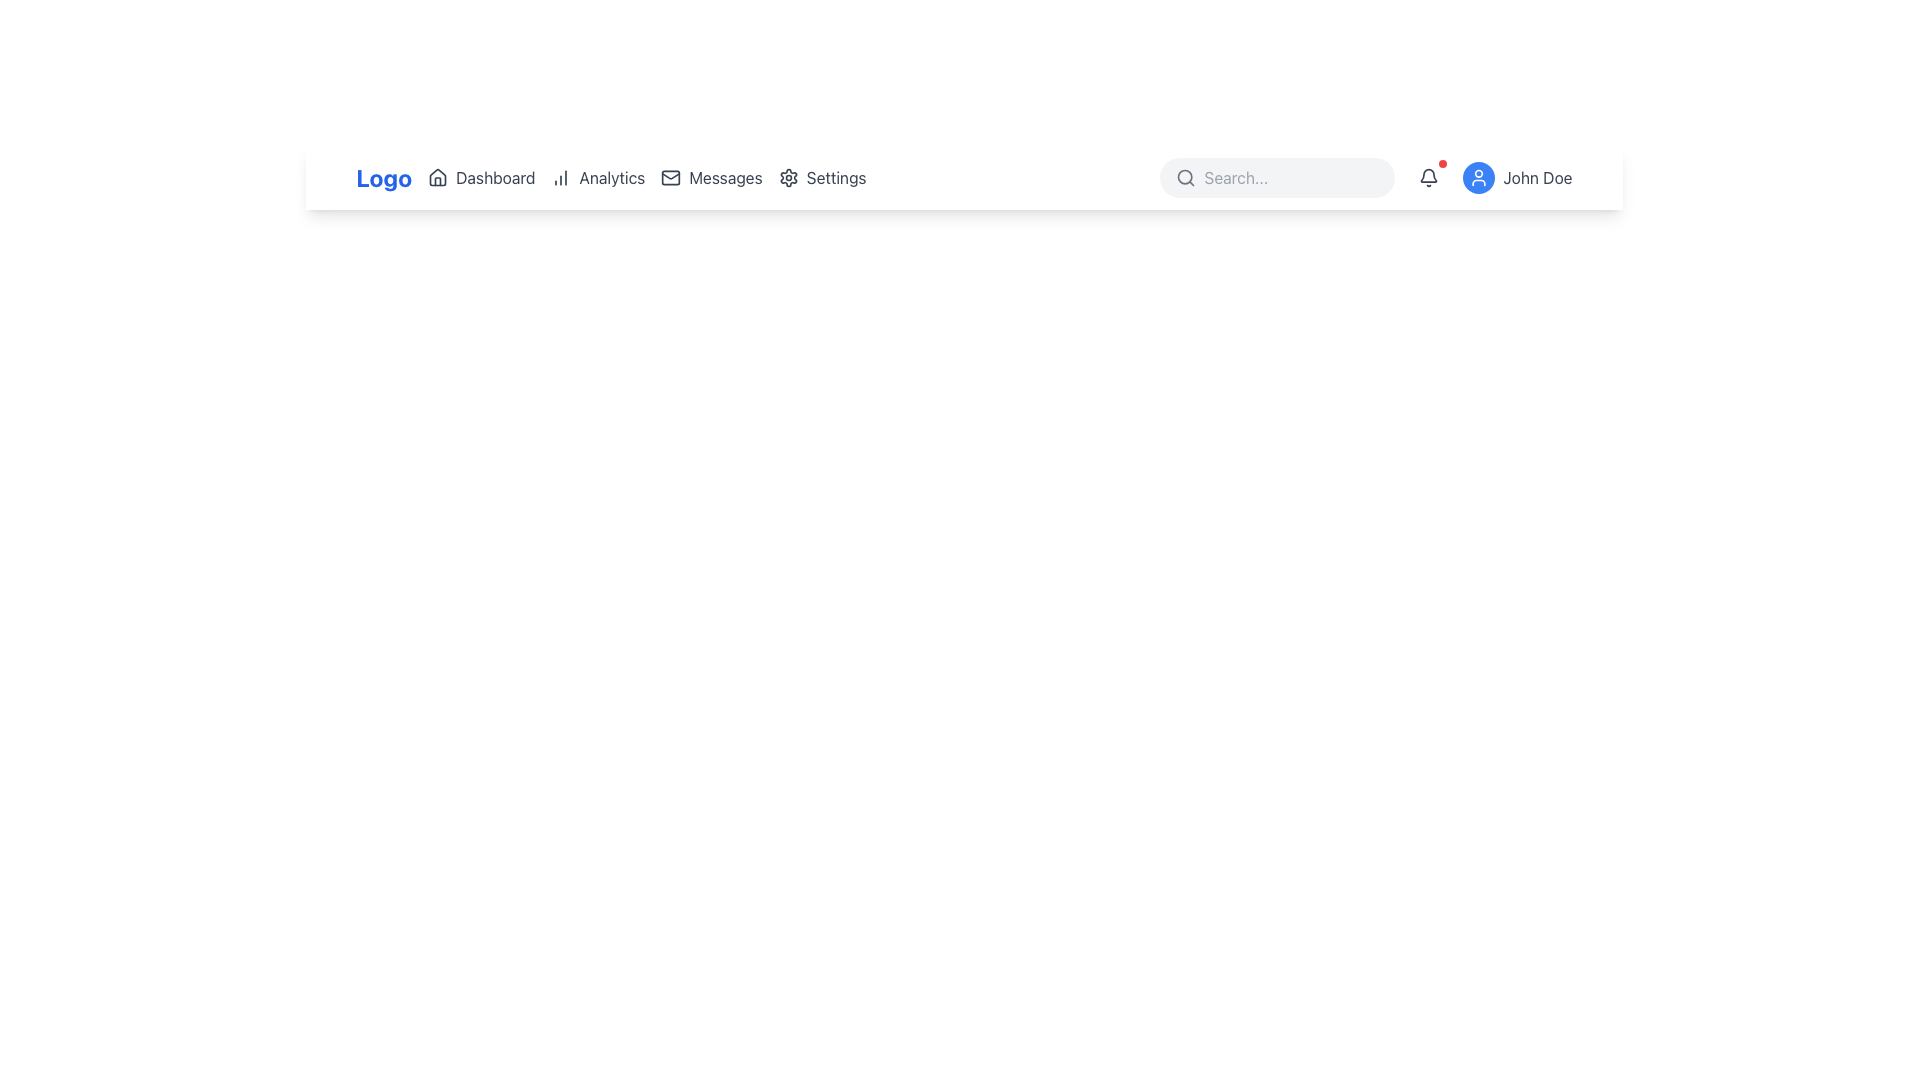  What do you see at coordinates (495, 176) in the screenshot?
I see `the 'Dashboard' text label within the navigation bar` at bounding box center [495, 176].